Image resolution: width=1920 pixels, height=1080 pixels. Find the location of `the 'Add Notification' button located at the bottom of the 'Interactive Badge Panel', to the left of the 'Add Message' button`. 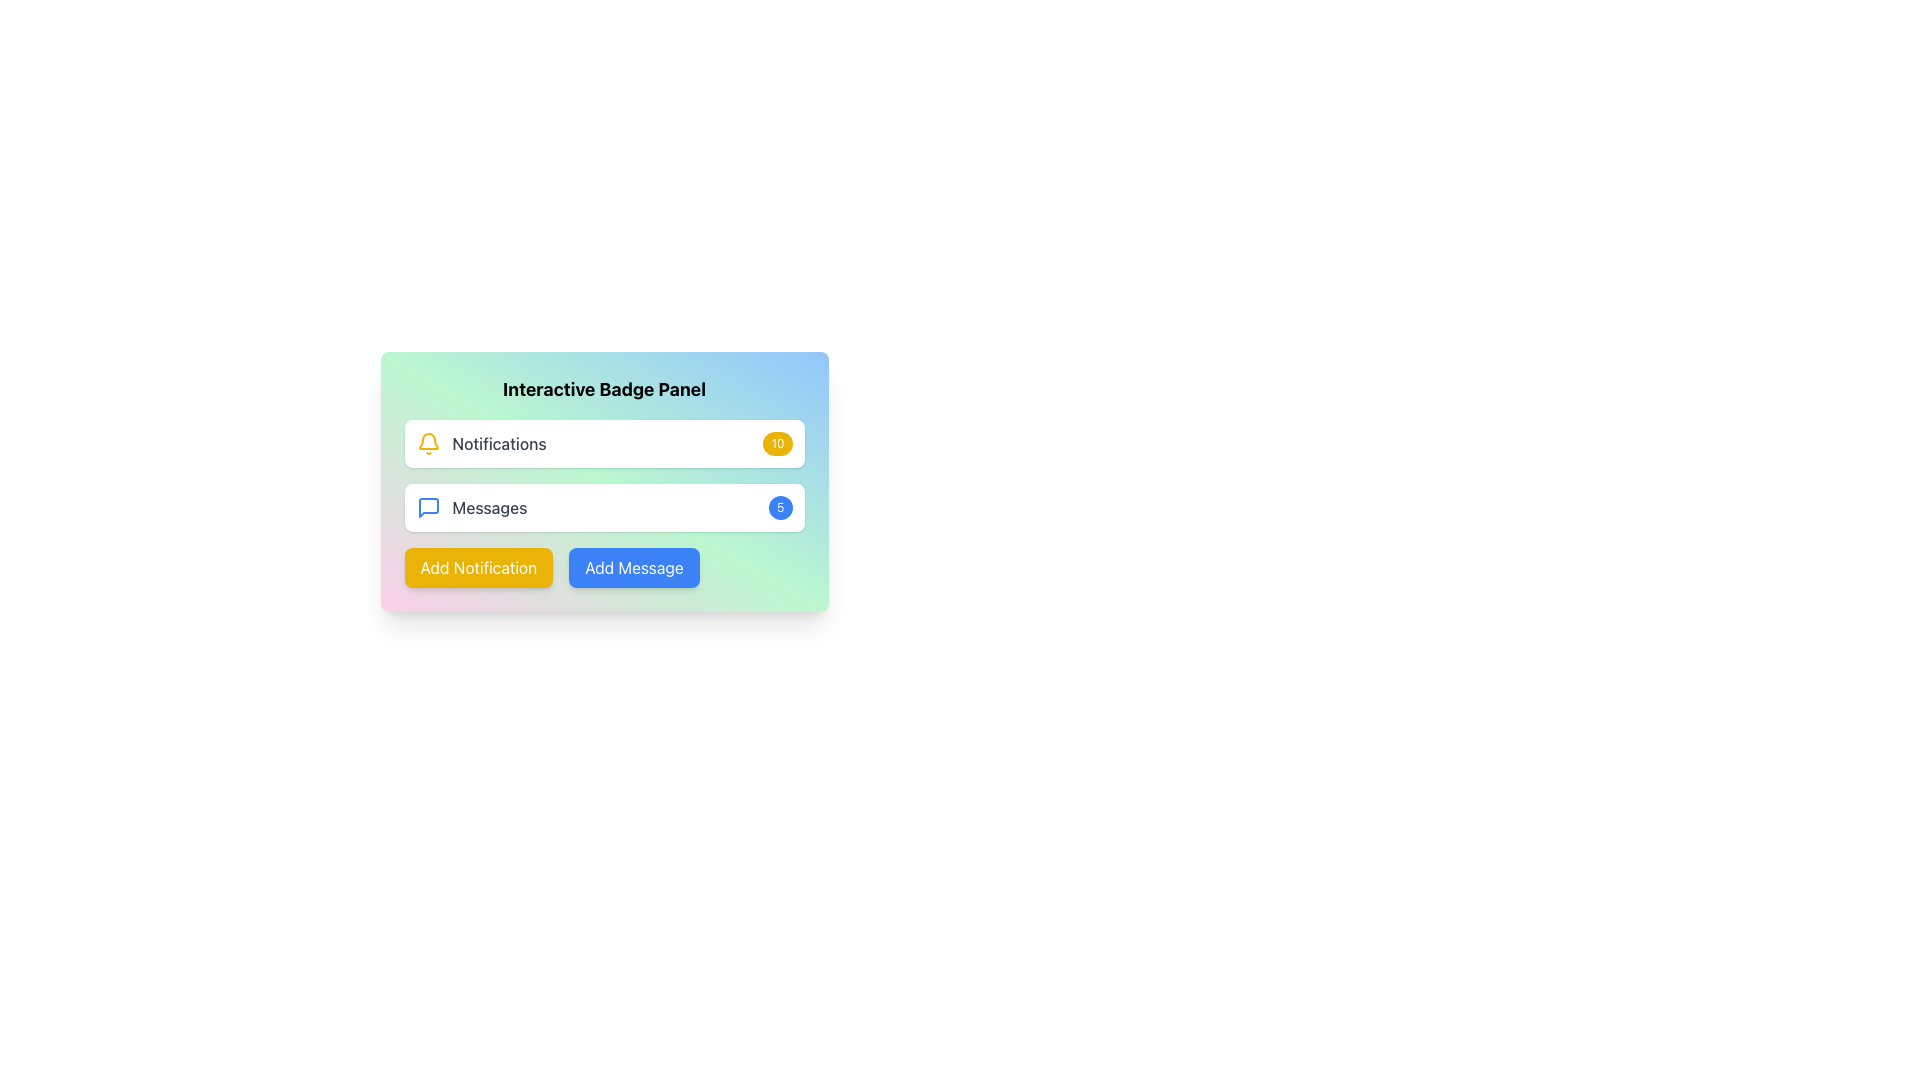

the 'Add Notification' button located at the bottom of the 'Interactive Badge Panel', to the left of the 'Add Message' button is located at coordinates (477, 567).